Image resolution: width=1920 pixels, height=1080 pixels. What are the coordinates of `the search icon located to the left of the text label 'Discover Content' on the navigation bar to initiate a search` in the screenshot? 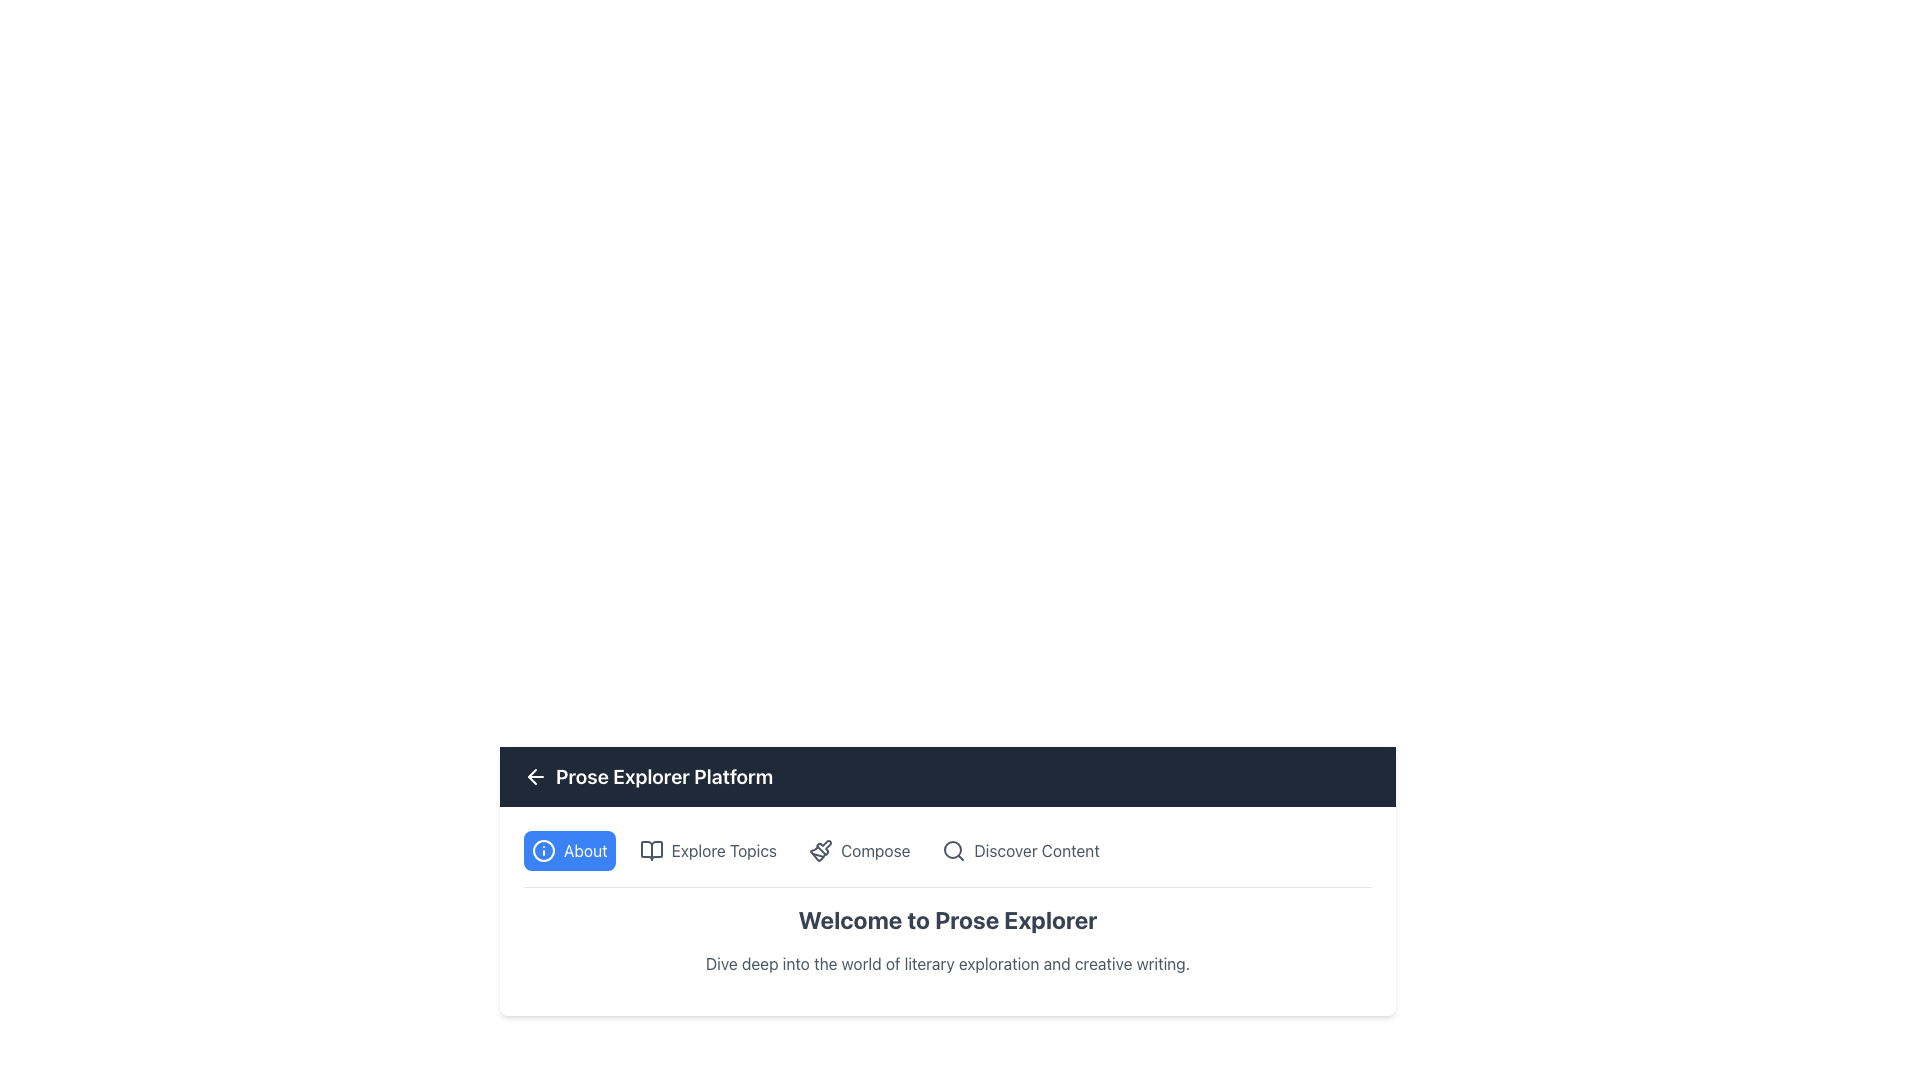 It's located at (953, 851).